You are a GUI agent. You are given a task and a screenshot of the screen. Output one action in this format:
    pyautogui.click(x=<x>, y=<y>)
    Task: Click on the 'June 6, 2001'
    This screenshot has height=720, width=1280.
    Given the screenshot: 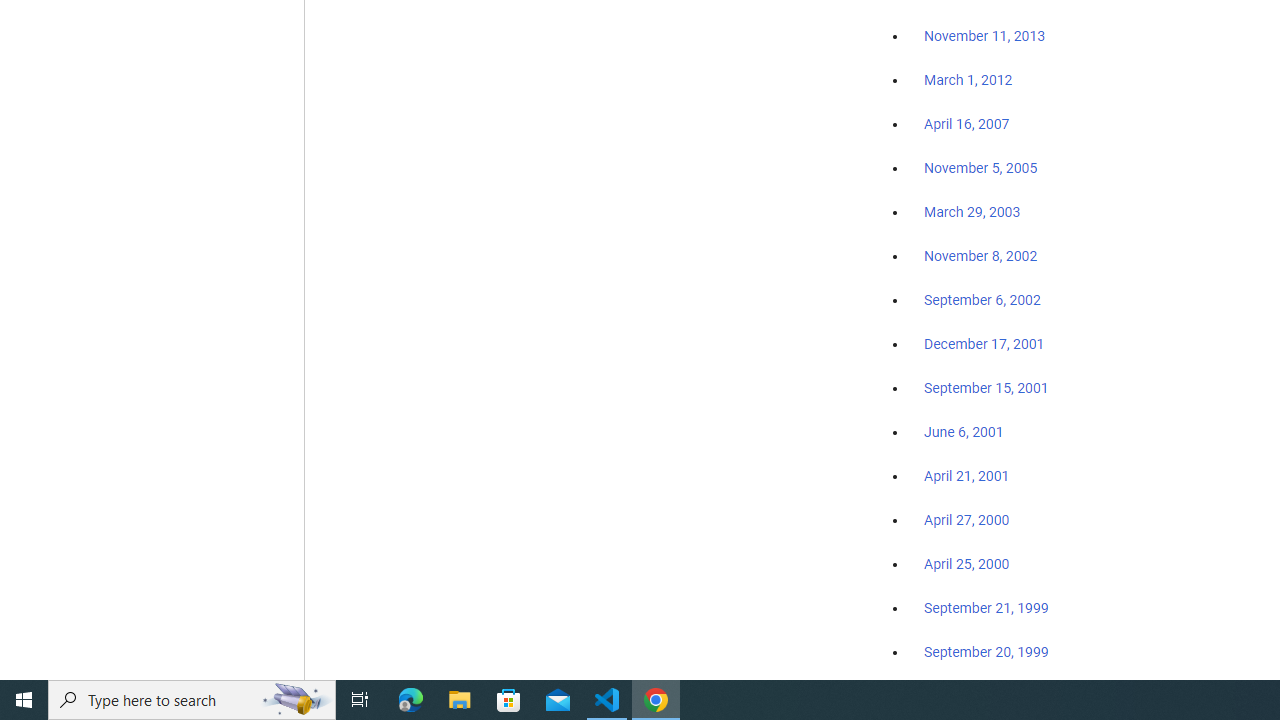 What is the action you would take?
    pyautogui.click(x=963, y=431)
    